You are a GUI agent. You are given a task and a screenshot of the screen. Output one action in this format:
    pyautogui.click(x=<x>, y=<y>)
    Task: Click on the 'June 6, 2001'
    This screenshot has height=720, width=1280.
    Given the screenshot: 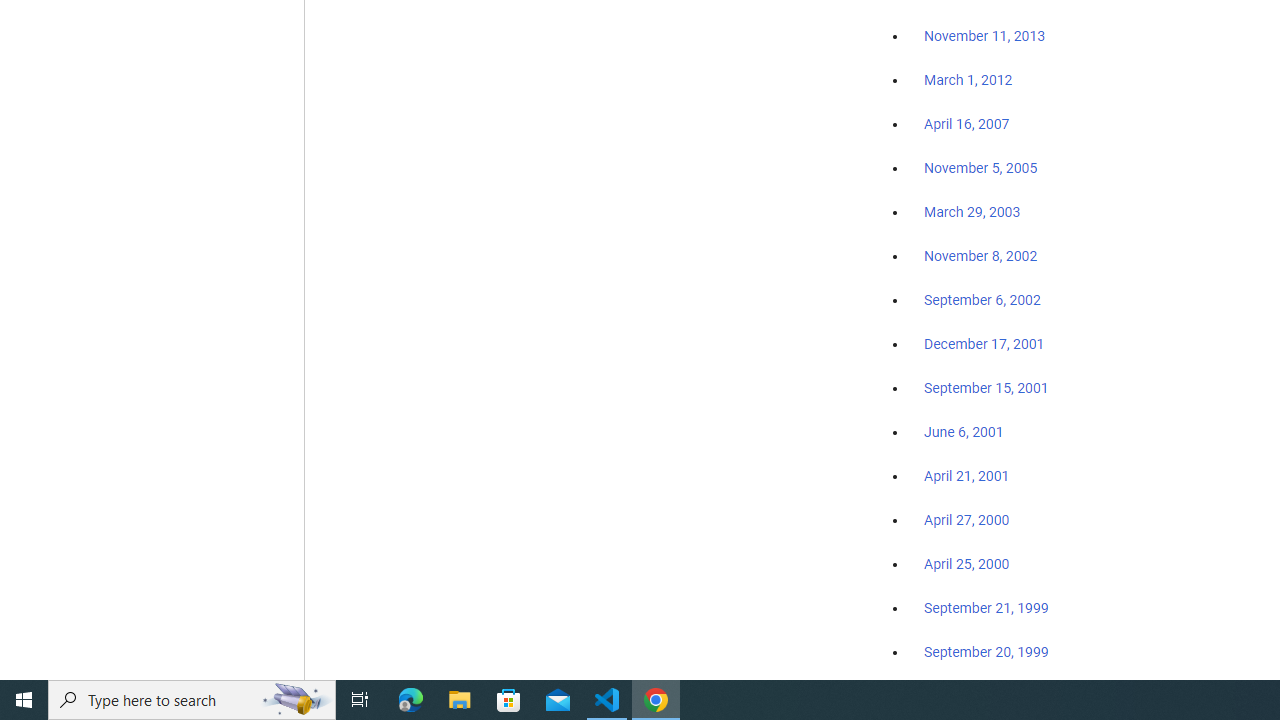 What is the action you would take?
    pyautogui.click(x=963, y=431)
    